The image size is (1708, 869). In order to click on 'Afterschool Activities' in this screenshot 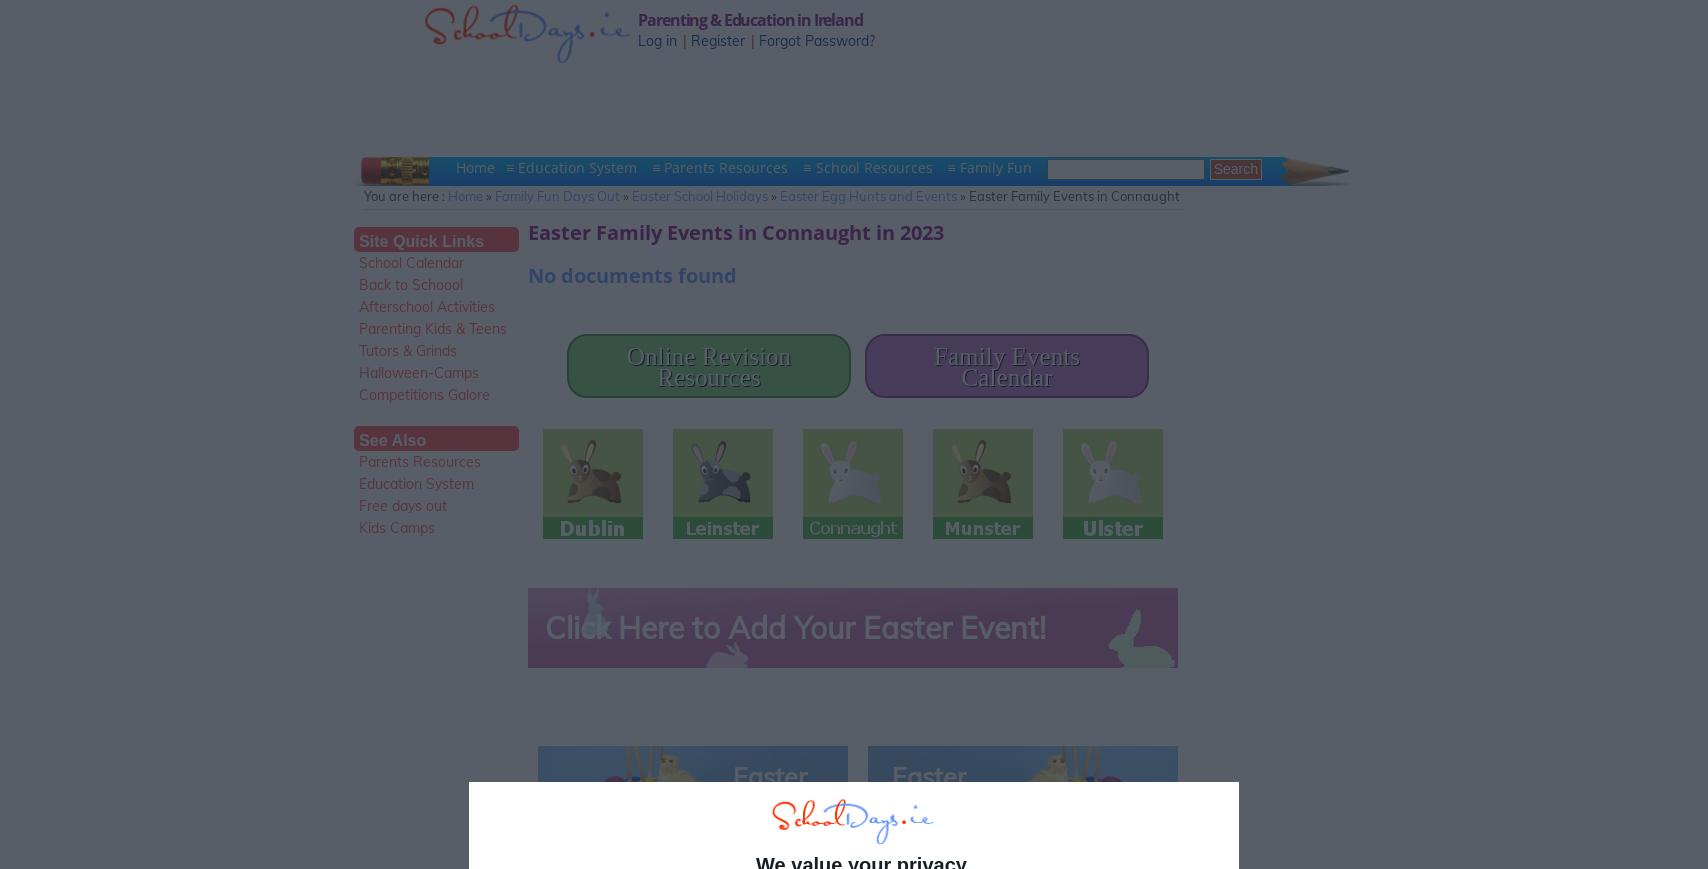, I will do `click(427, 306)`.